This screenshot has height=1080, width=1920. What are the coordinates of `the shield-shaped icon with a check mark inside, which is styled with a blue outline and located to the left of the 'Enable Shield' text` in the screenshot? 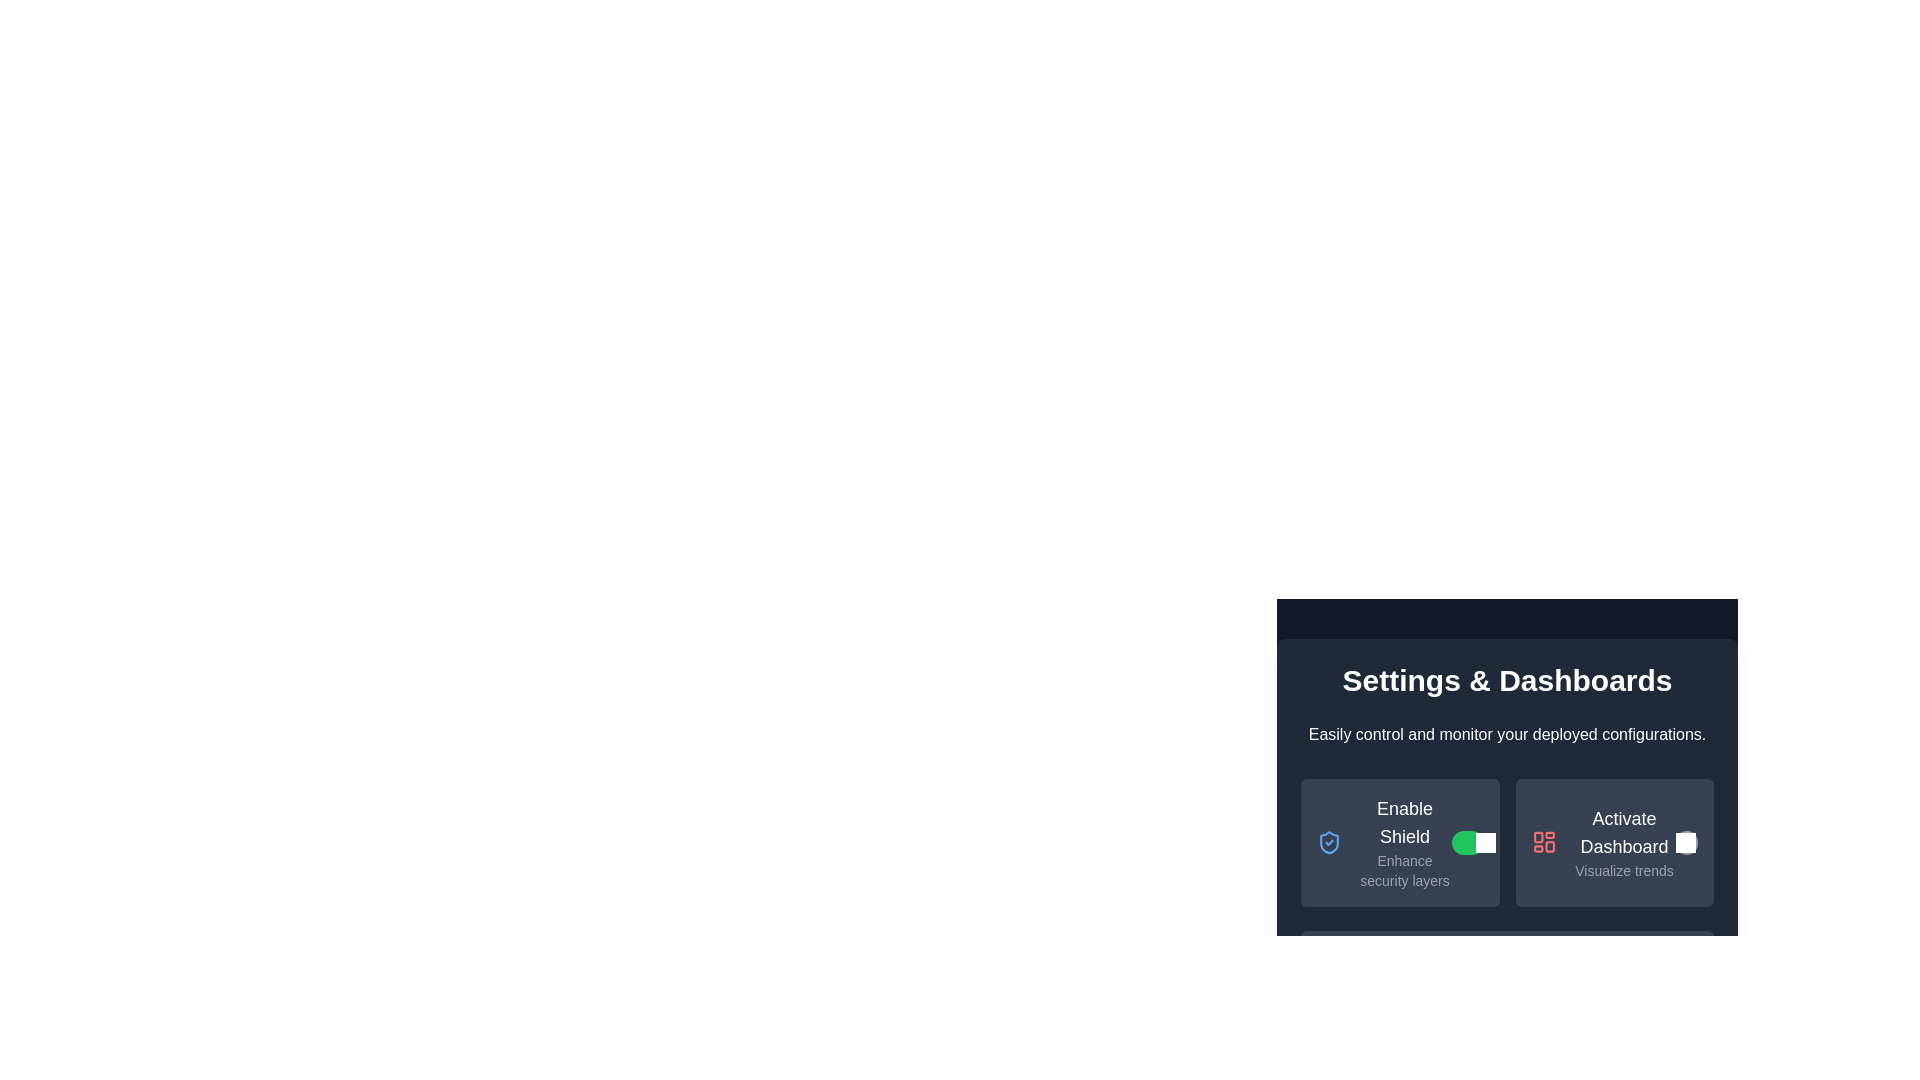 It's located at (1329, 843).